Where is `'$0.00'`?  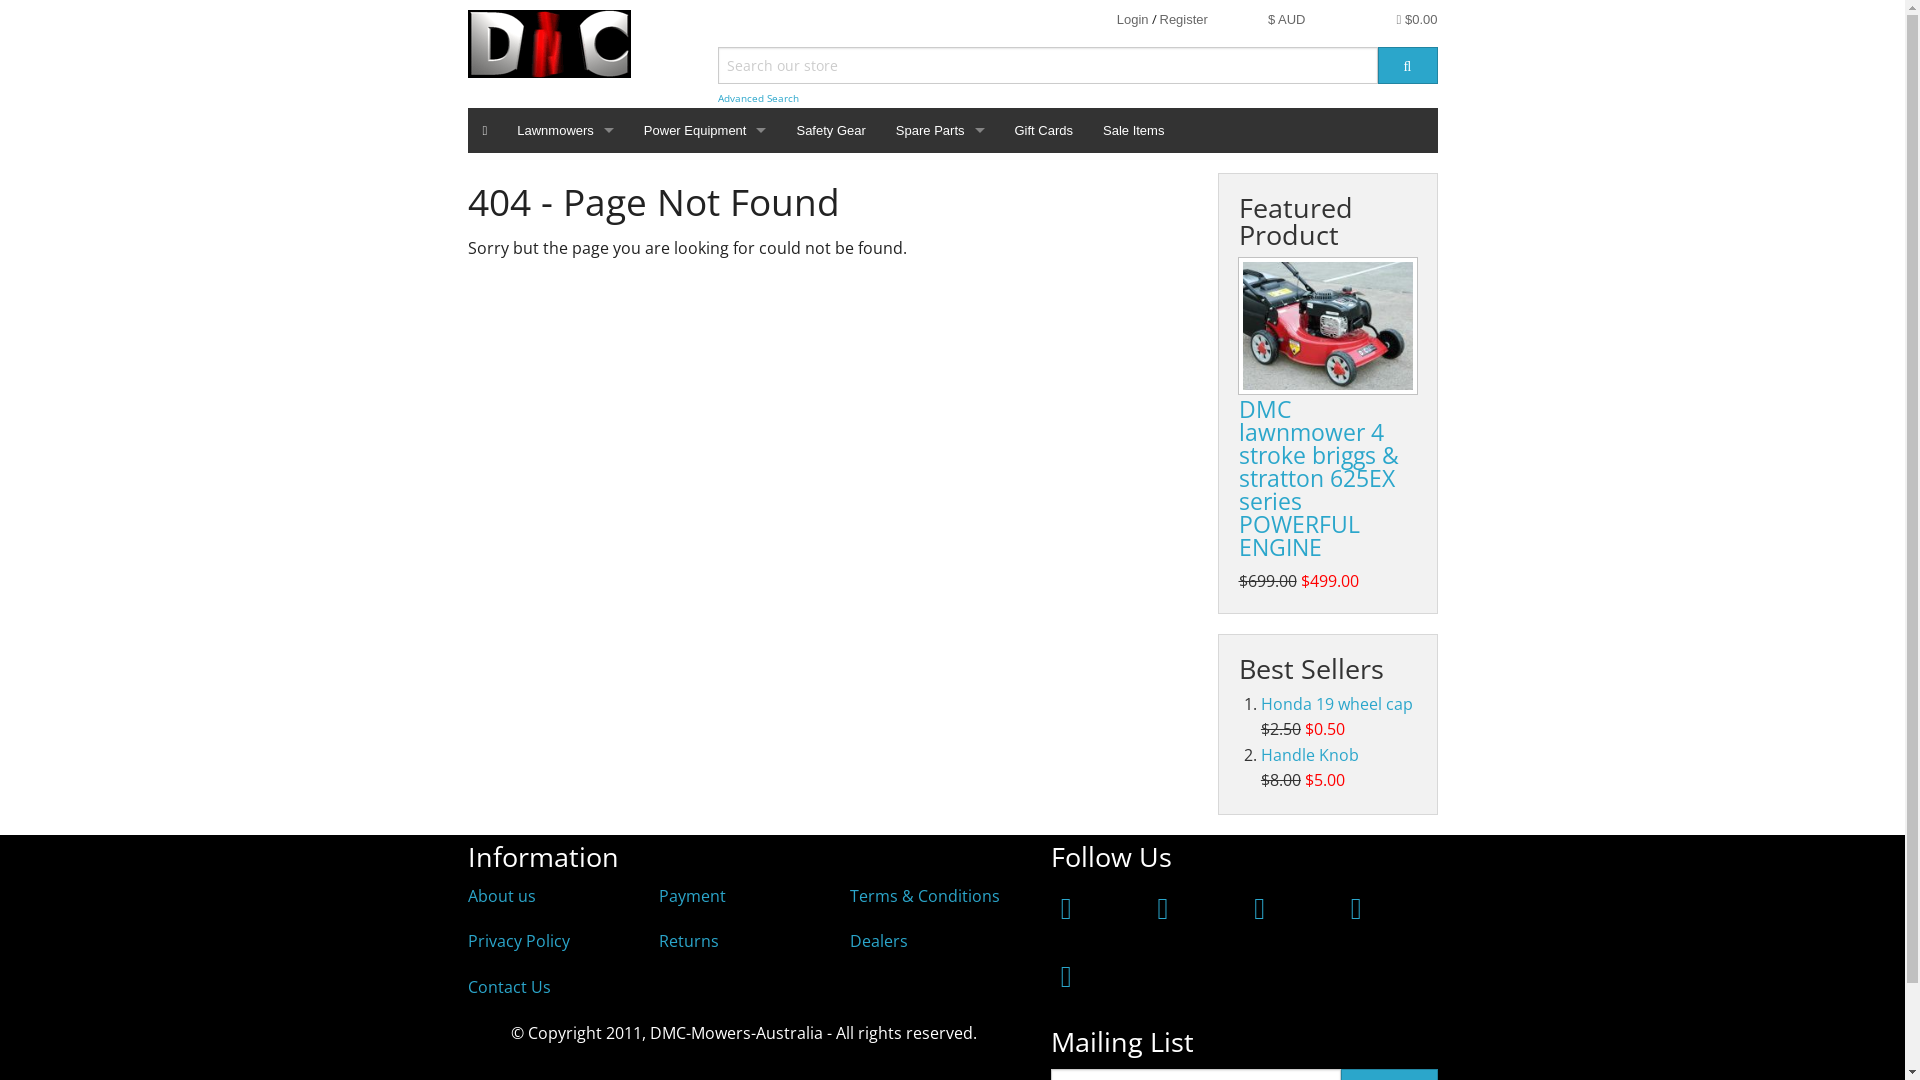 '$0.00' is located at coordinates (1416, 19).